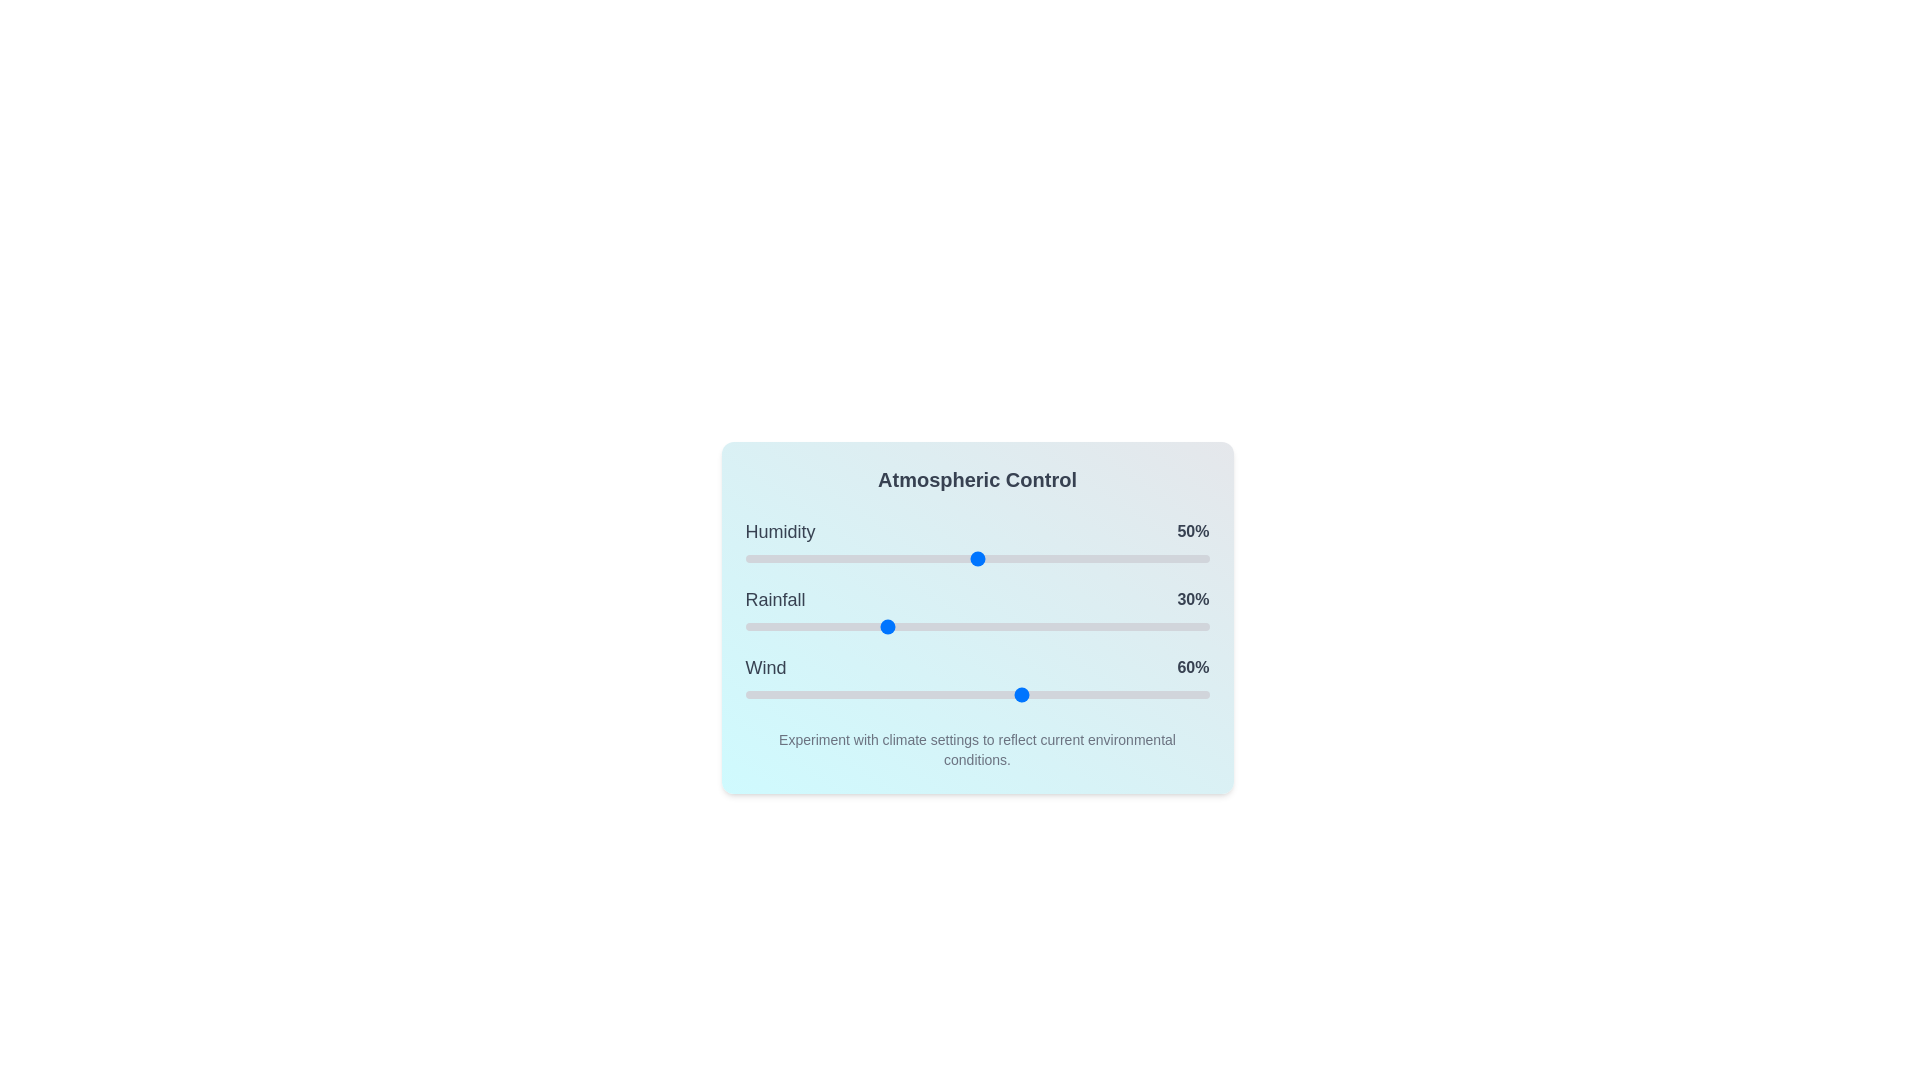  Describe the element at coordinates (888, 626) in the screenshot. I see `the 1 slider to 31%` at that location.